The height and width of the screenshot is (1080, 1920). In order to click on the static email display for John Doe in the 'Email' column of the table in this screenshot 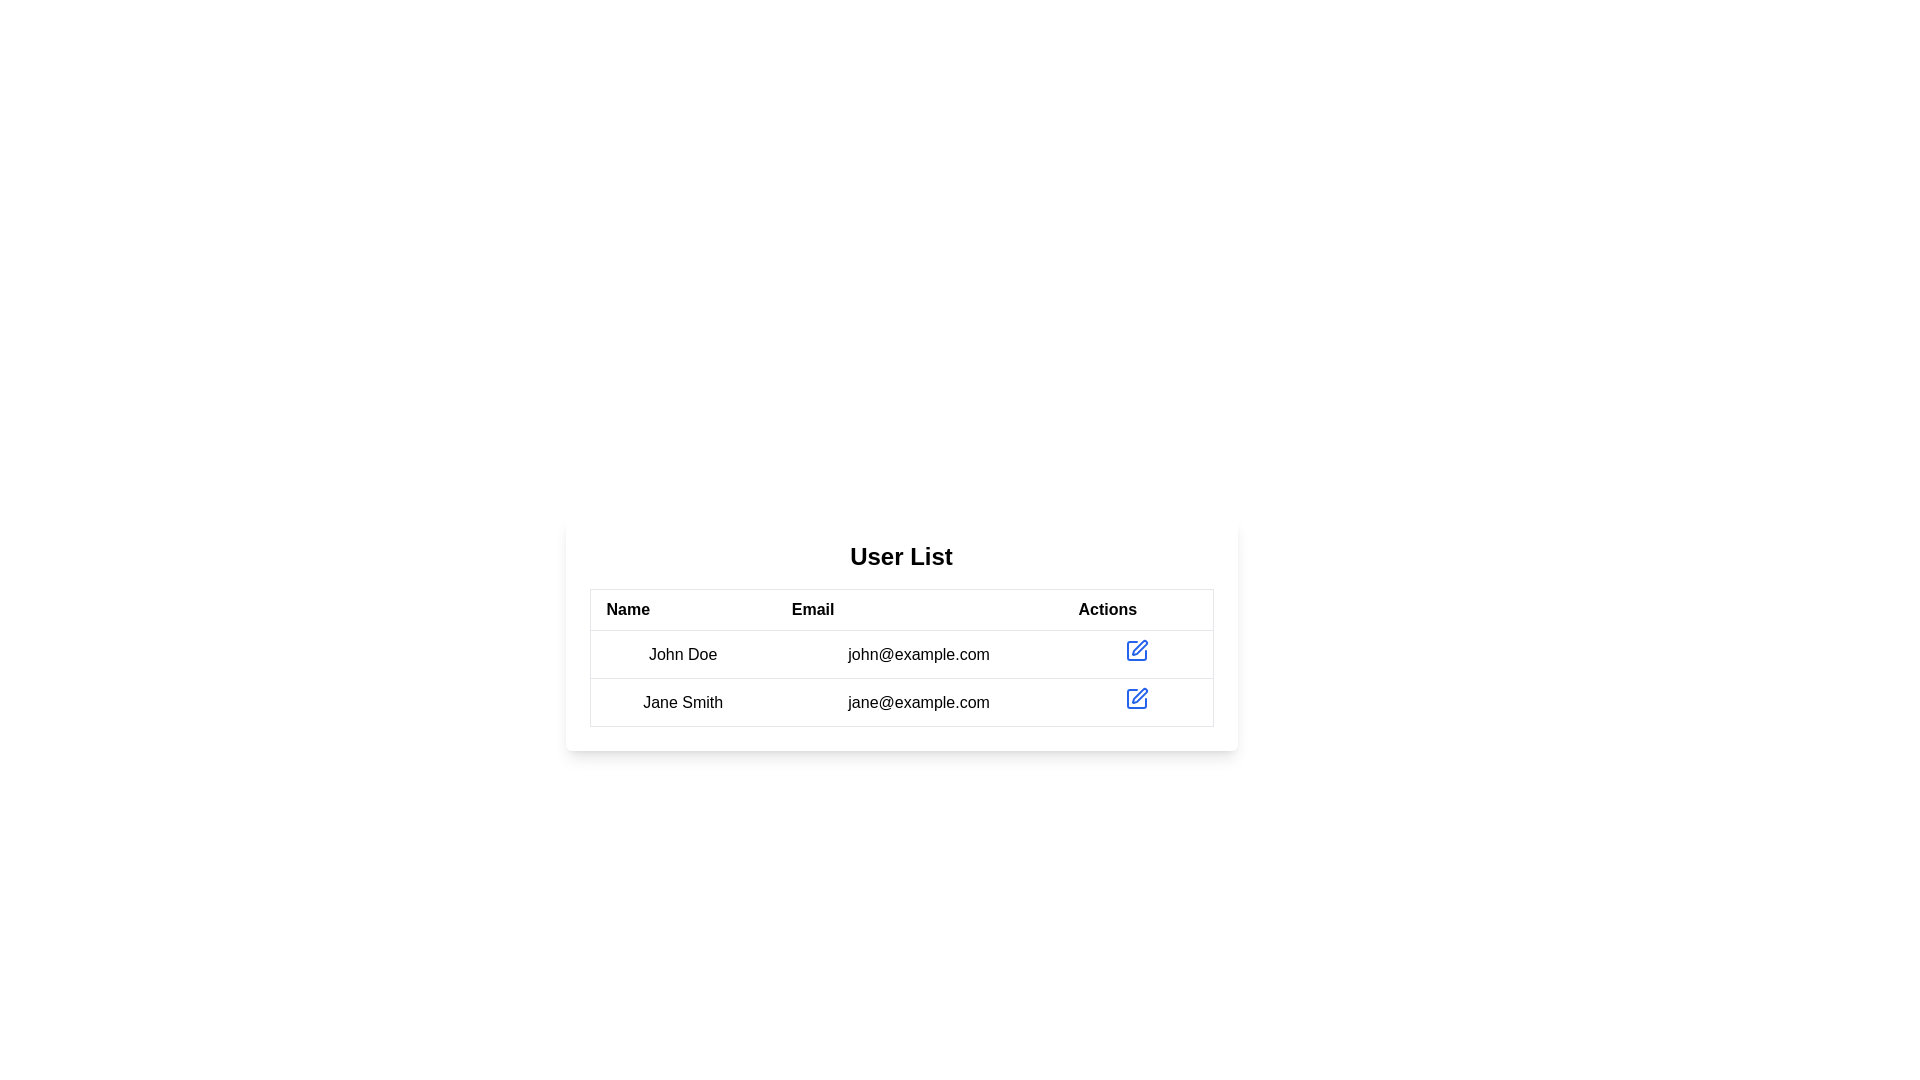, I will do `click(918, 654)`.